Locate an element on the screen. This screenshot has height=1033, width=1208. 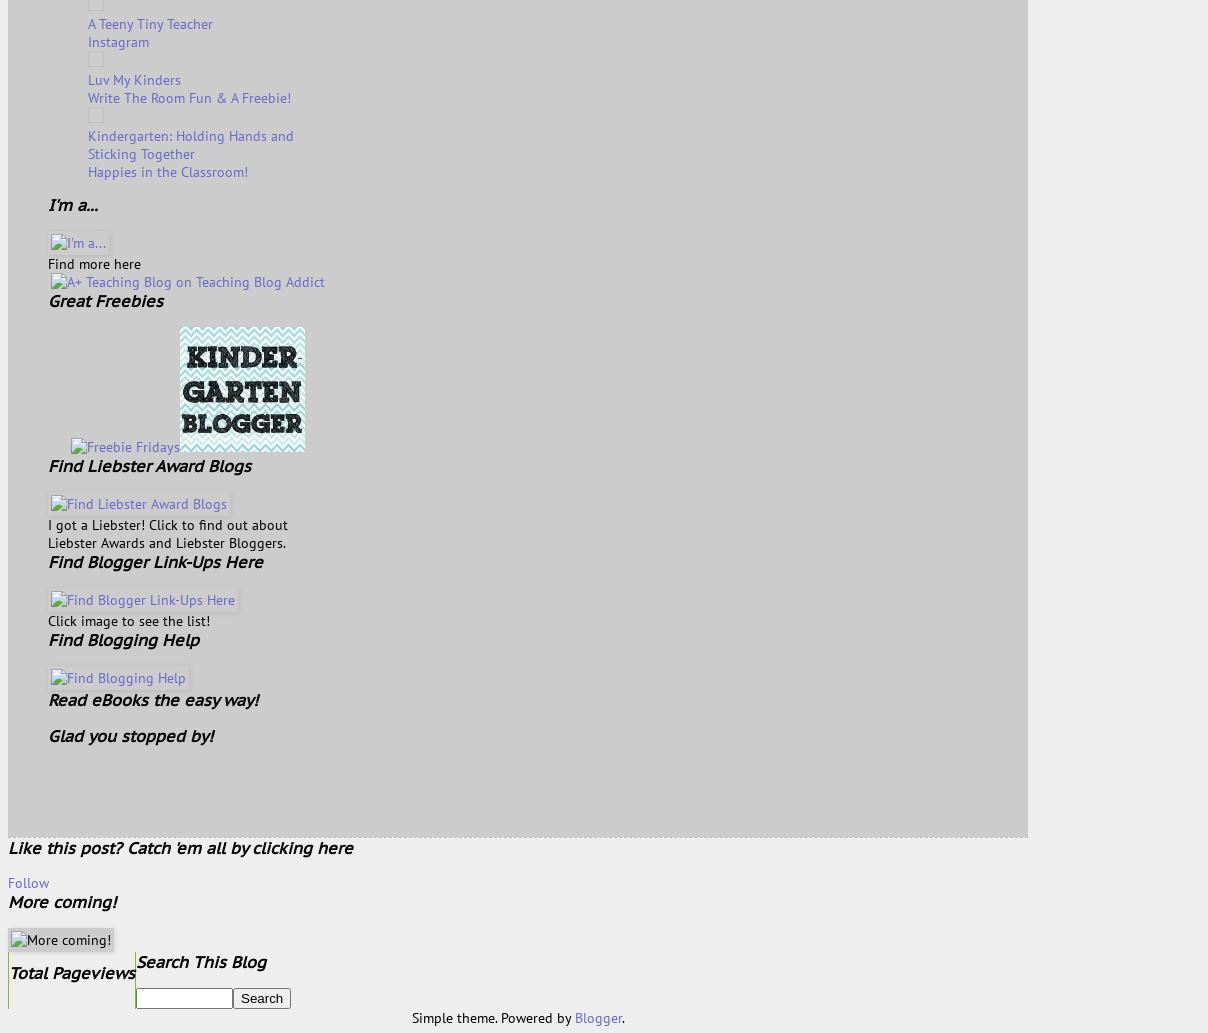
'I'm a...' is located at coordinates (71, 204).